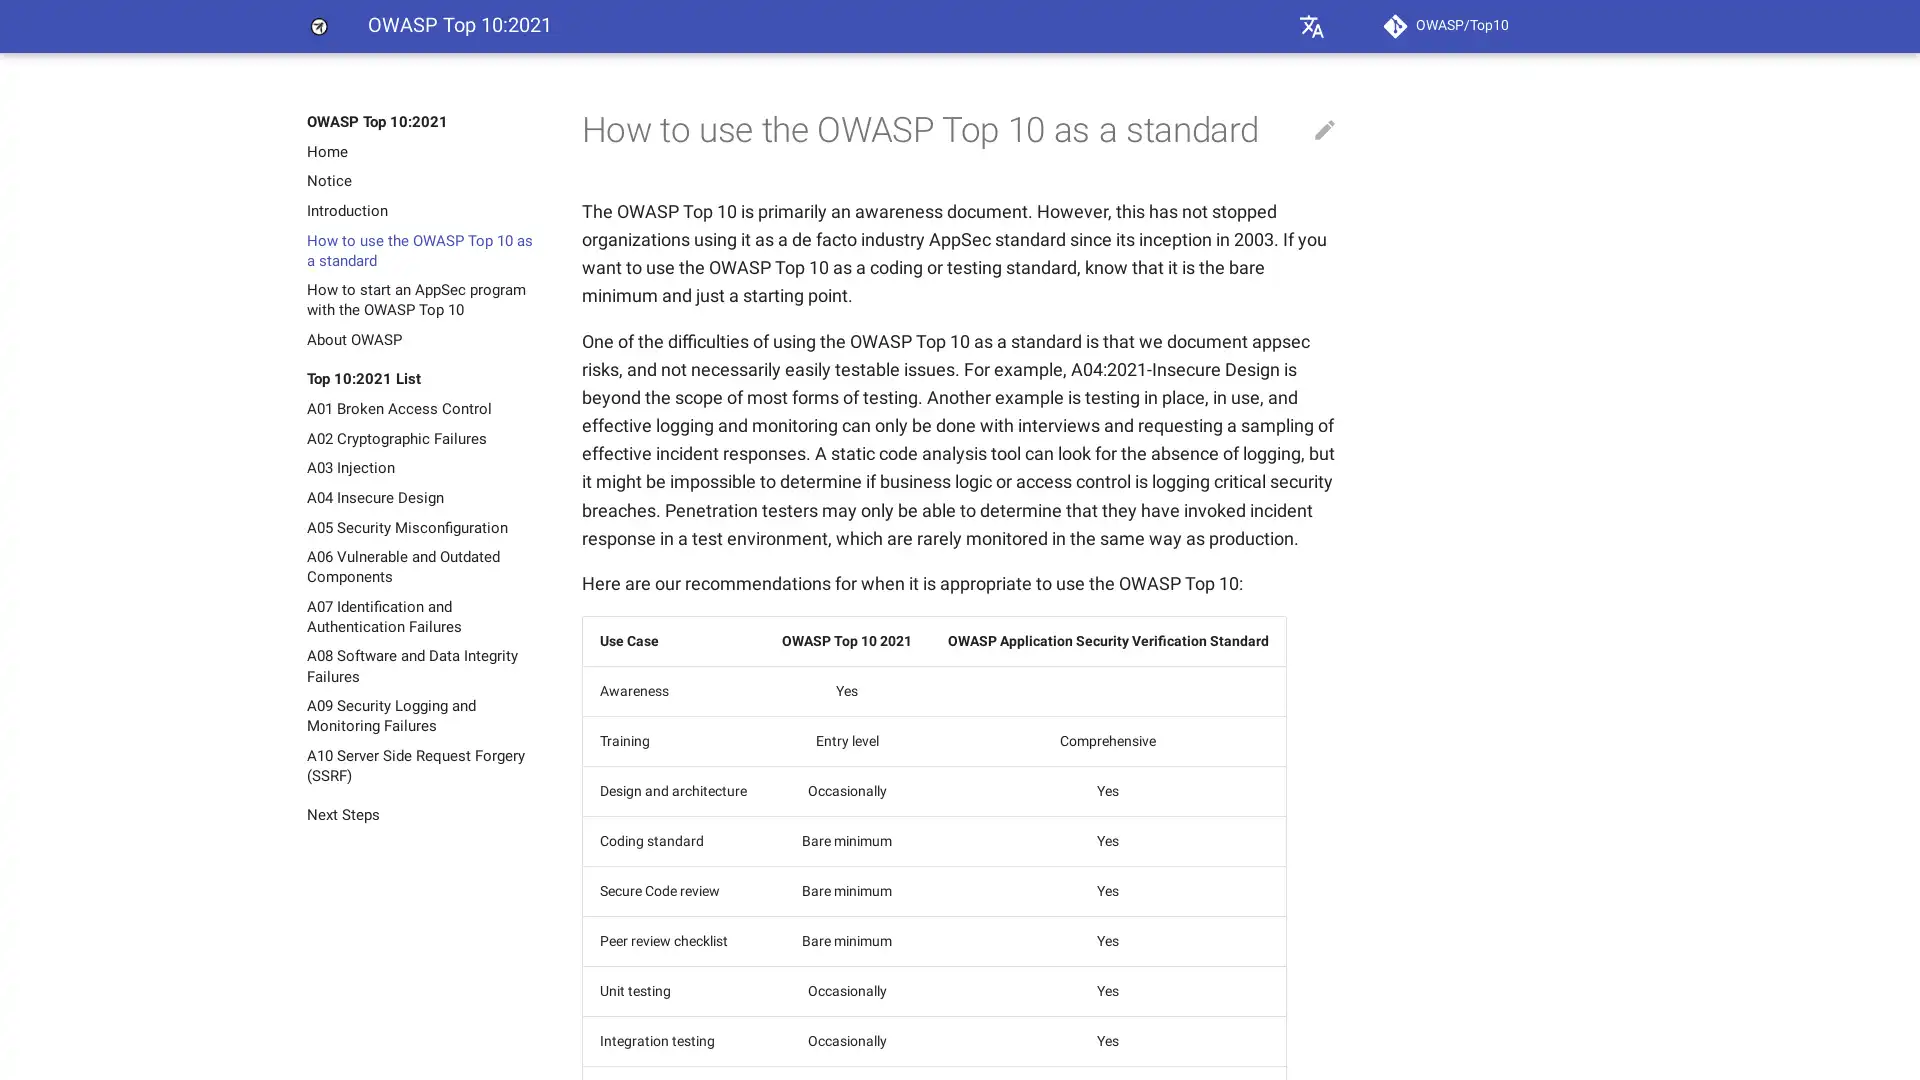 The width and height of the screenshot is (1920, 1080). I want to click on Select language, so click(1311, 26).